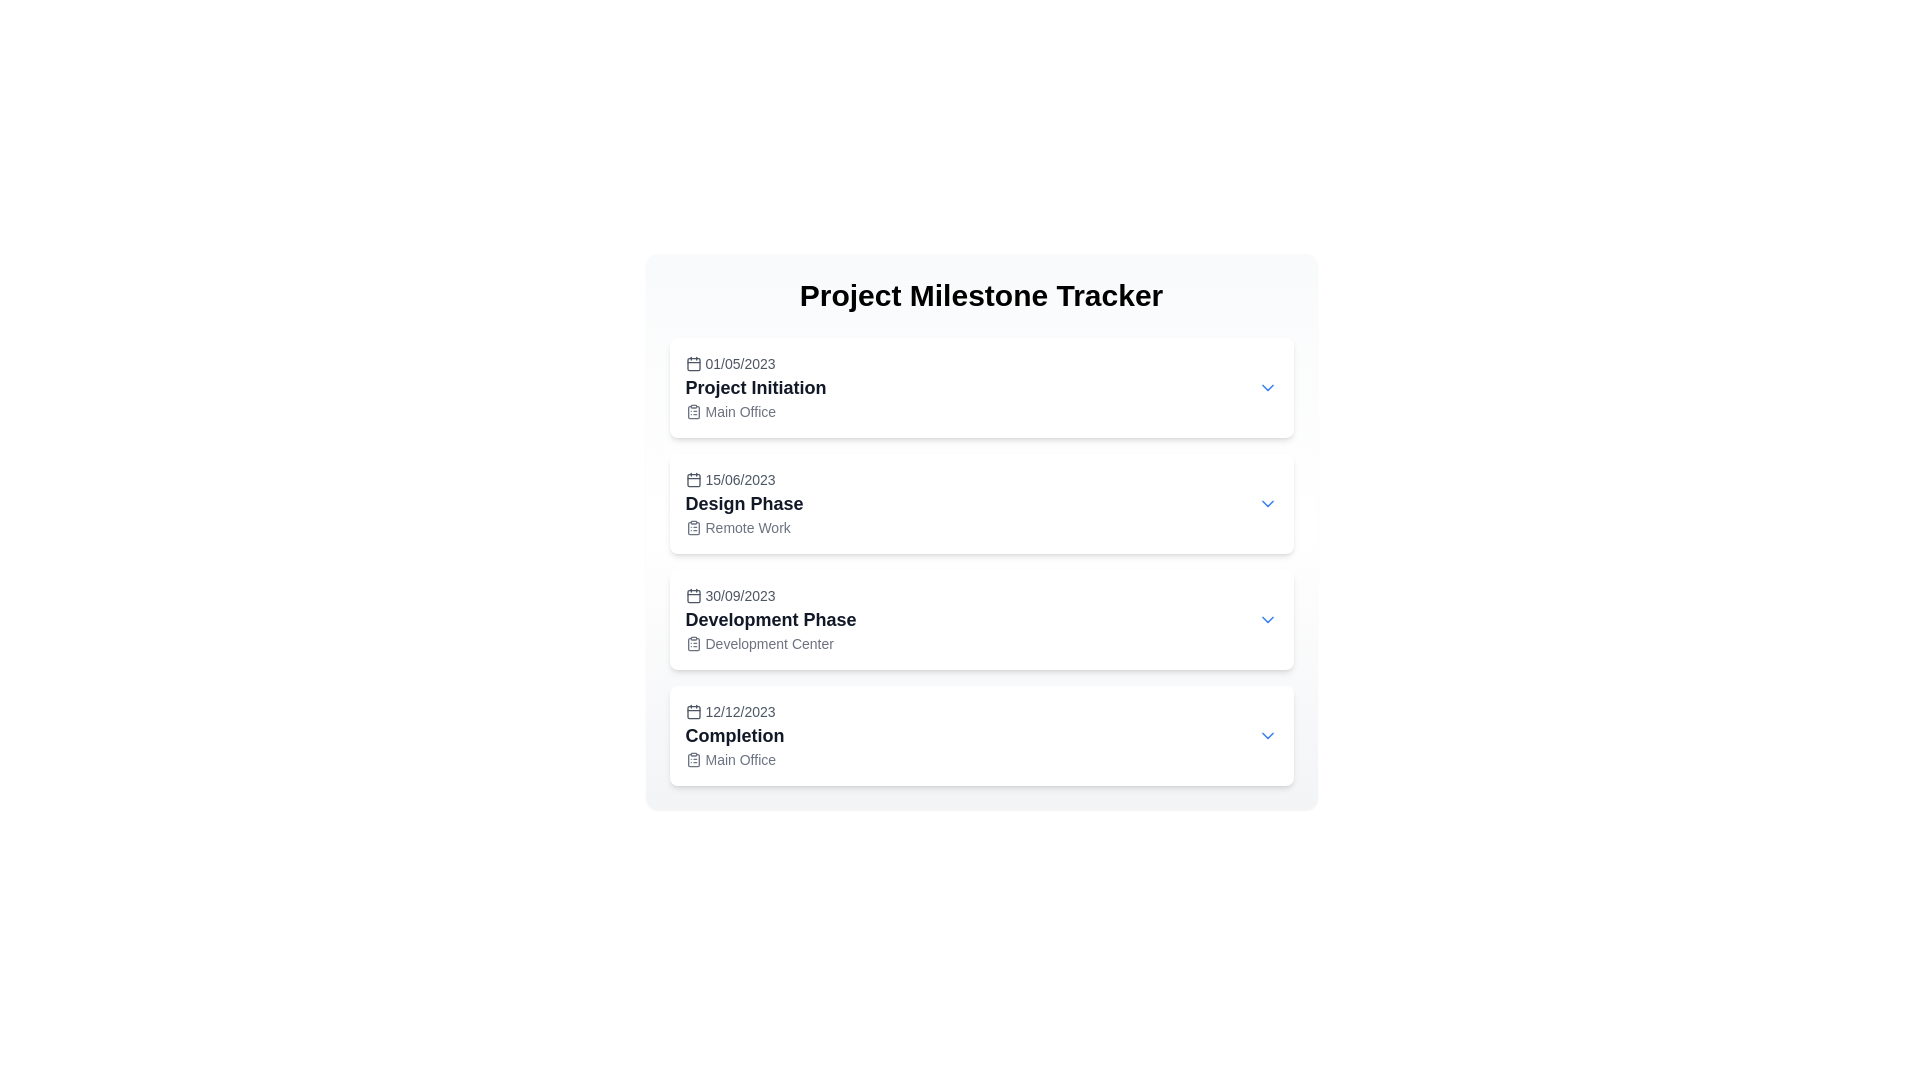 The width and height of the screenshot is (1920, 1080). I want to click on the fourth Expandable panel in the Project Milestone Tracker that represents the 'Completion' milestone, located below the 'Development Phase' panel, so click(981, 736).